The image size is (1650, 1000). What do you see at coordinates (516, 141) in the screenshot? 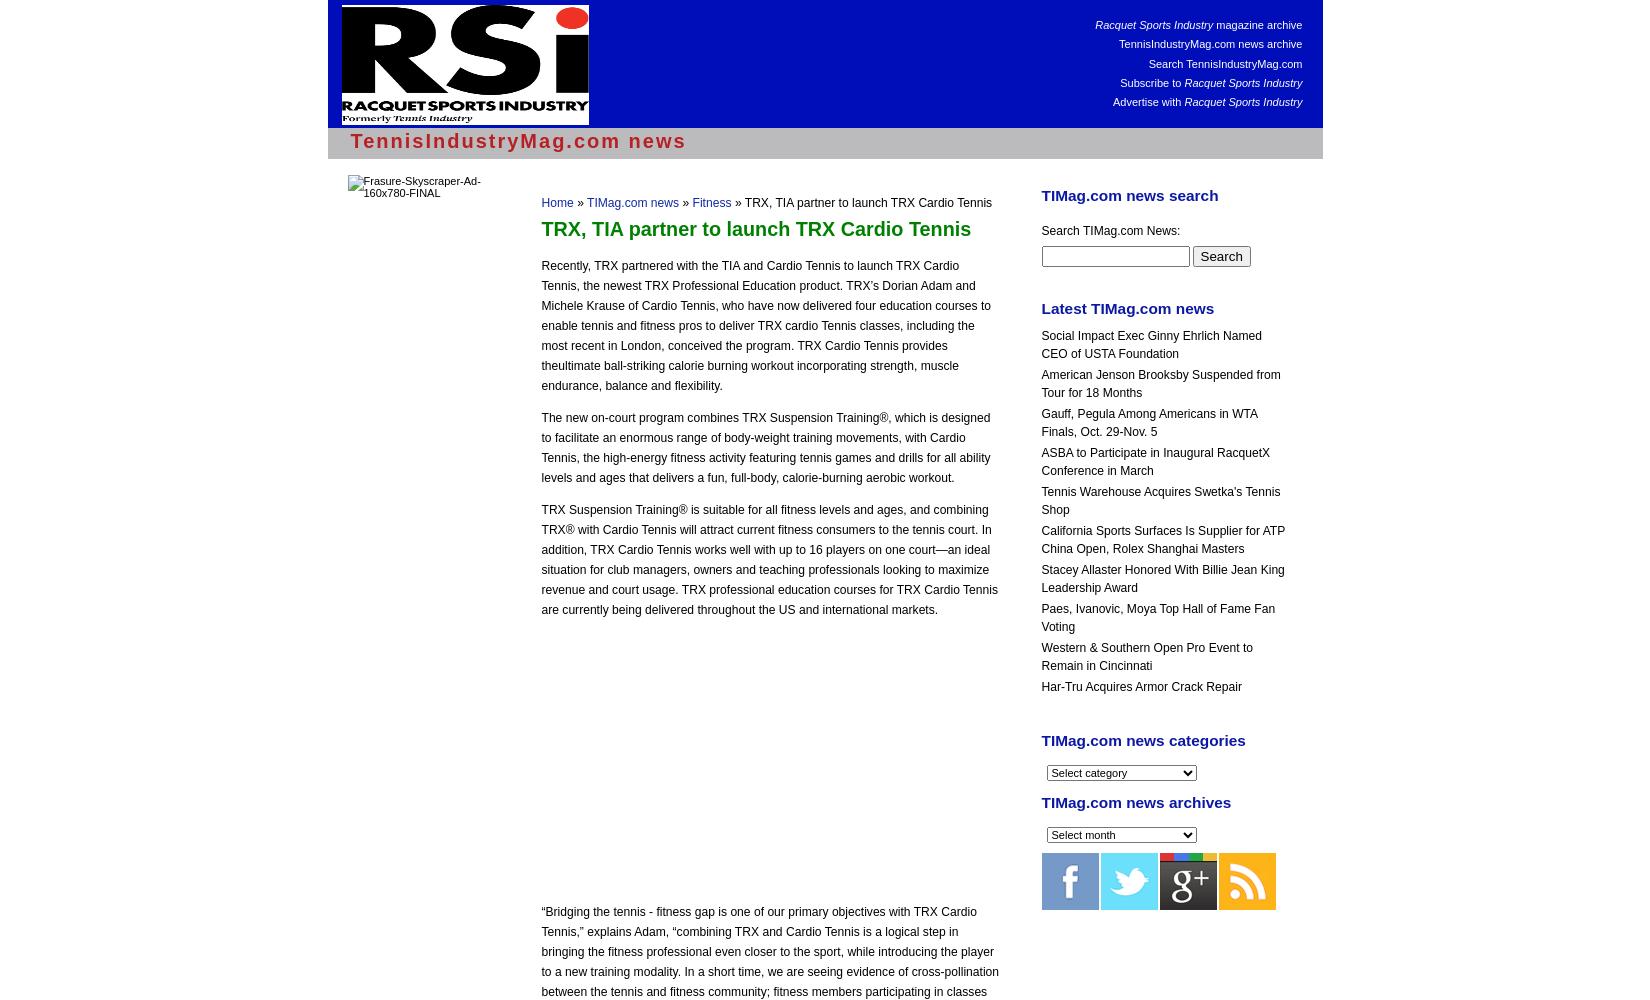
I see `'TennisIndustryMag.com news'` at bounding box center [516, 141].